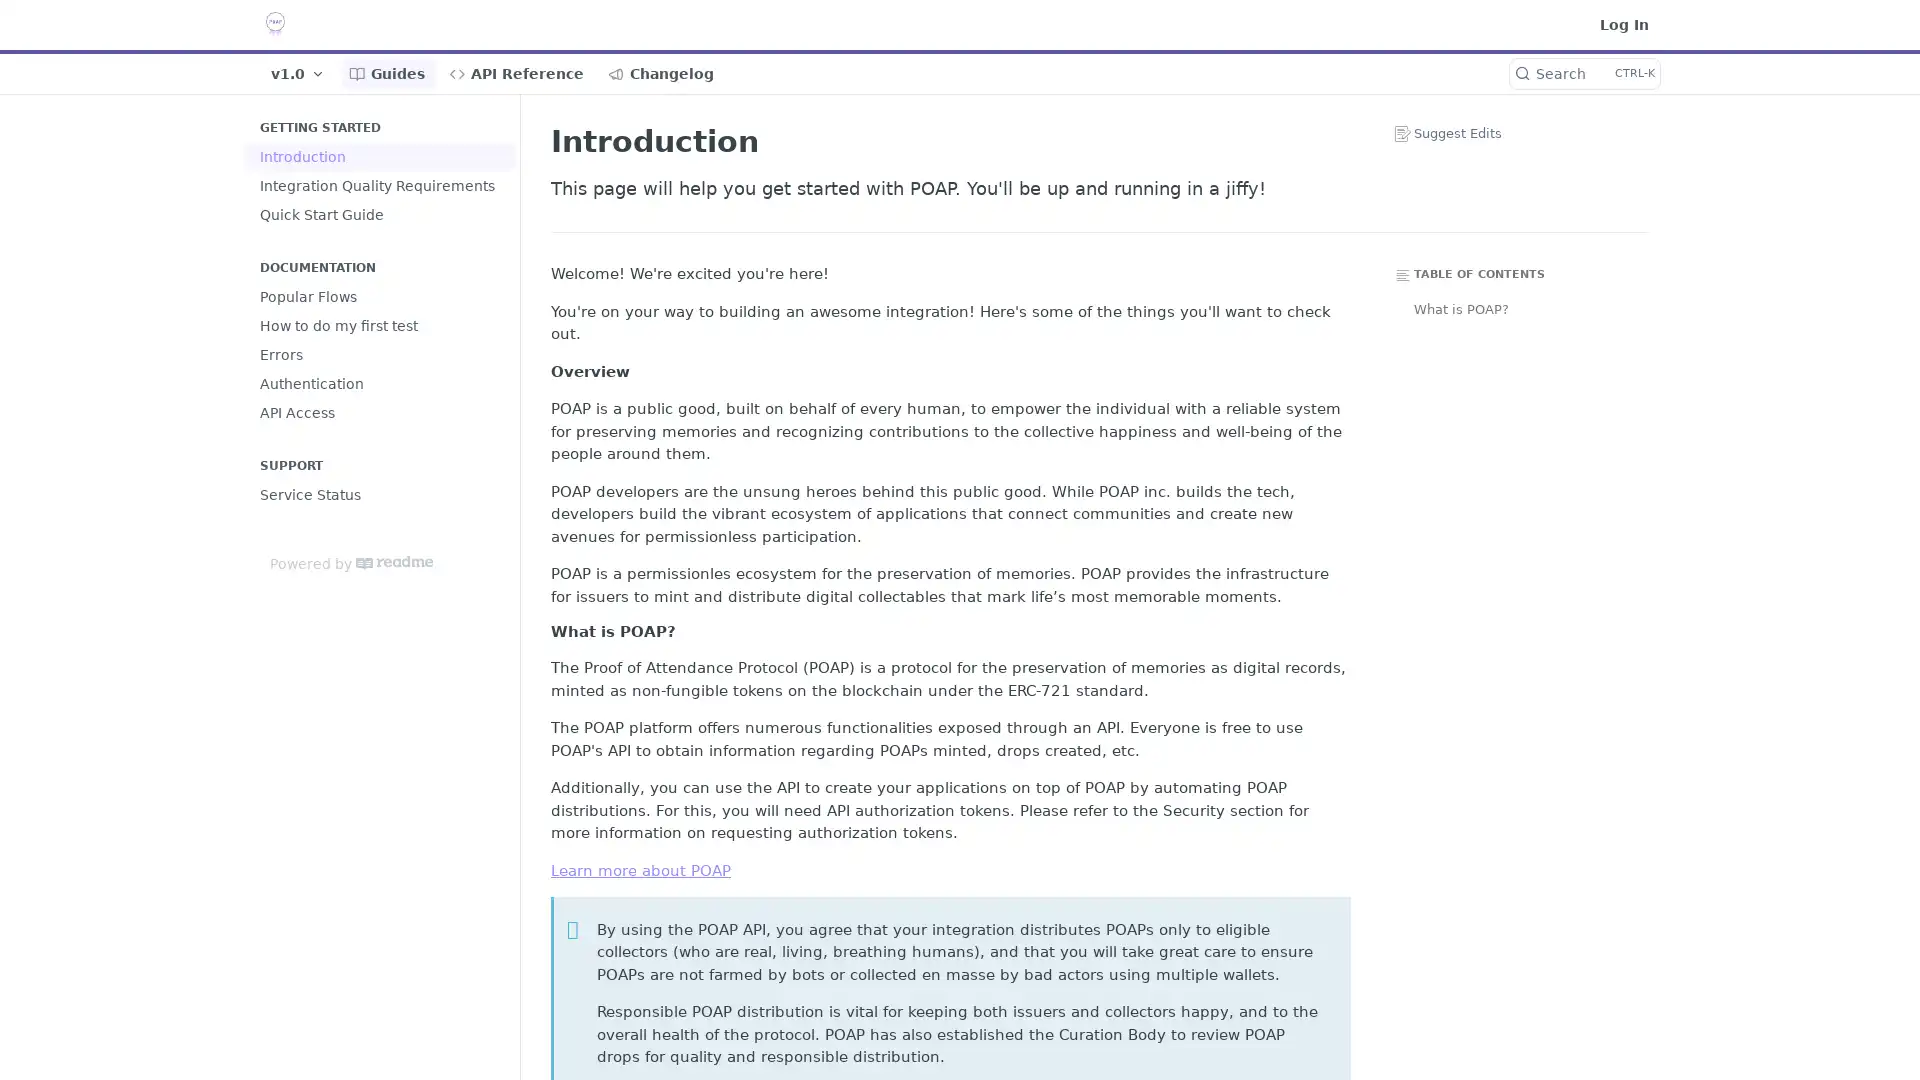 The image size is (1920, 1080). What do you see at coordinates (296, 72) in the screenshot?
I see `v1.0` at bounding box center [296, 72].